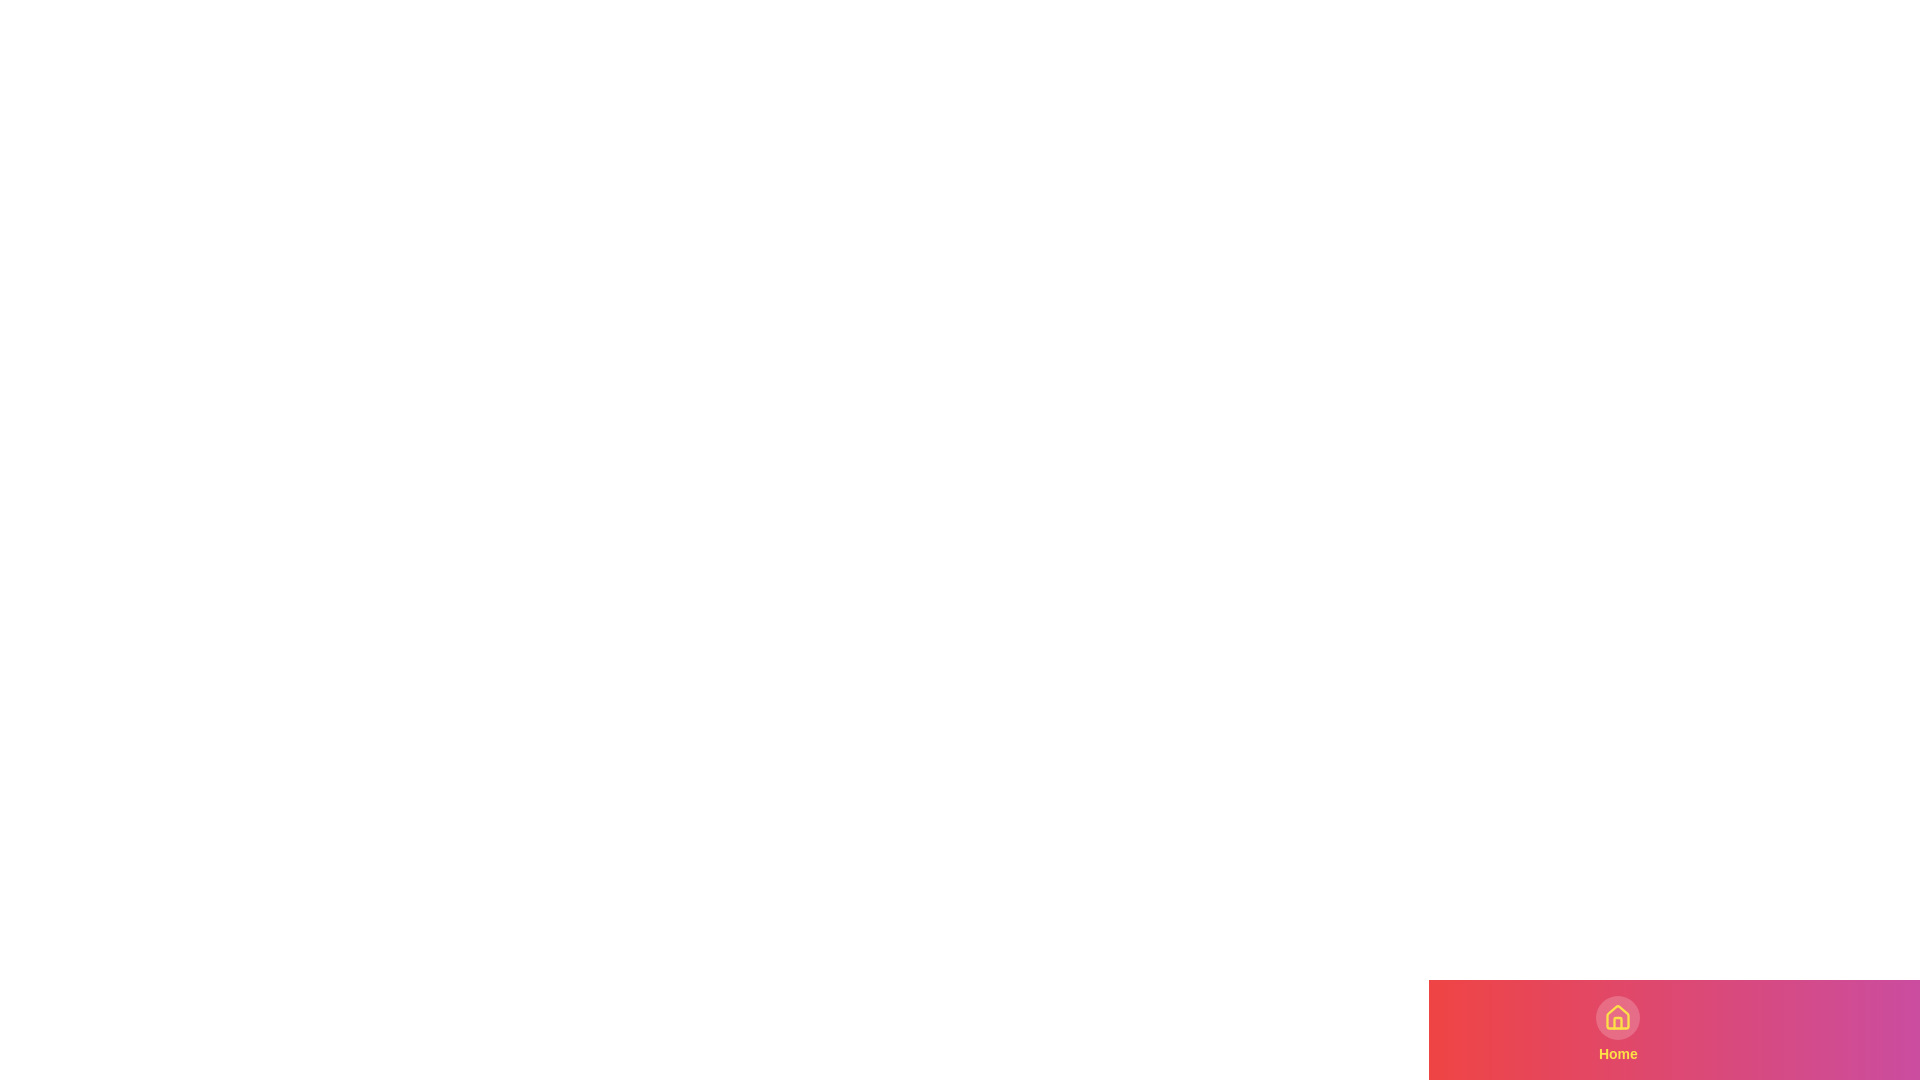 The height and width of the screenshot is (1080, 1920). Describe the element at coordinates (1618, 1029) in the screenshot. I see `the tab labeled Home in the bottom navigation bar` at that location.